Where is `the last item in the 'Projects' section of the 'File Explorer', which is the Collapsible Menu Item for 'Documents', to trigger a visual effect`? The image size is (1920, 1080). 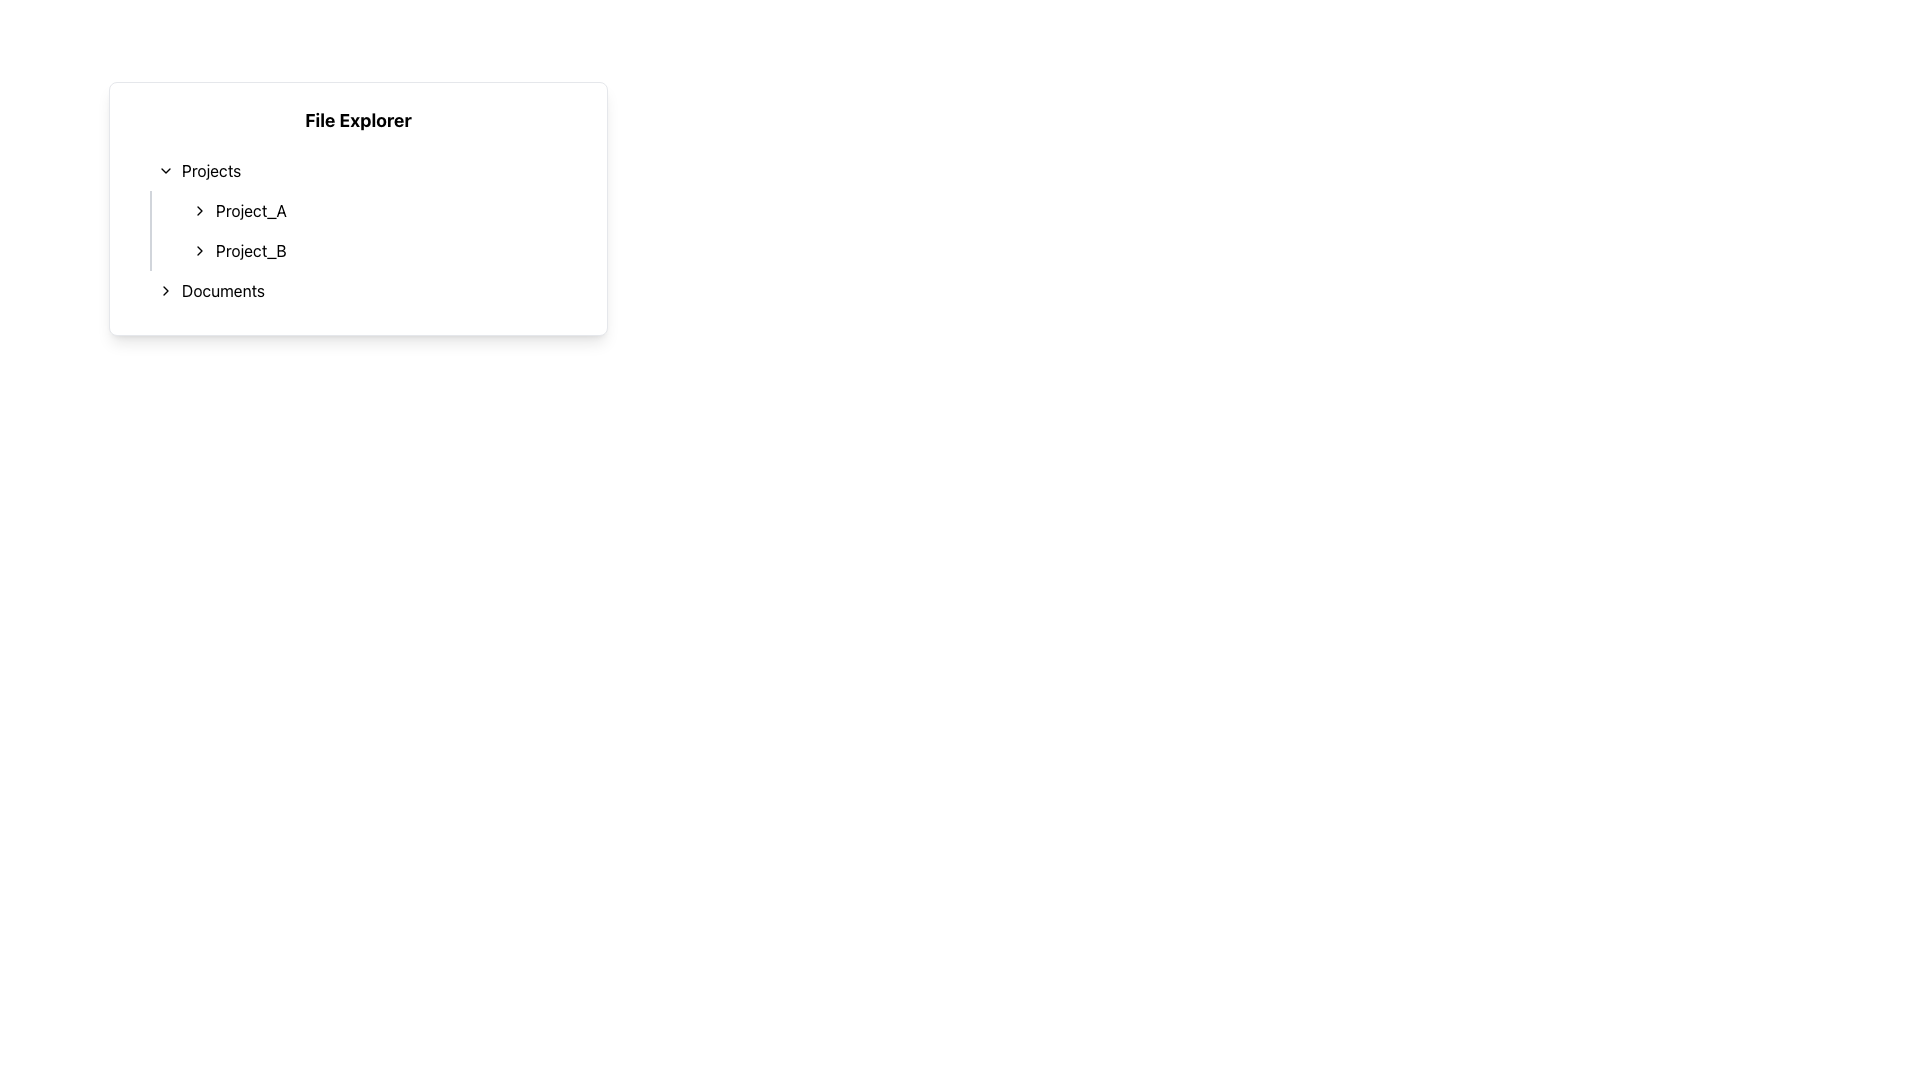 the last item in the 'Projects' section of the 'File Explorer', which is the Collapsible Menu Item for 'Documents', to trigger a visual effect is located at coordinates (358, 290).